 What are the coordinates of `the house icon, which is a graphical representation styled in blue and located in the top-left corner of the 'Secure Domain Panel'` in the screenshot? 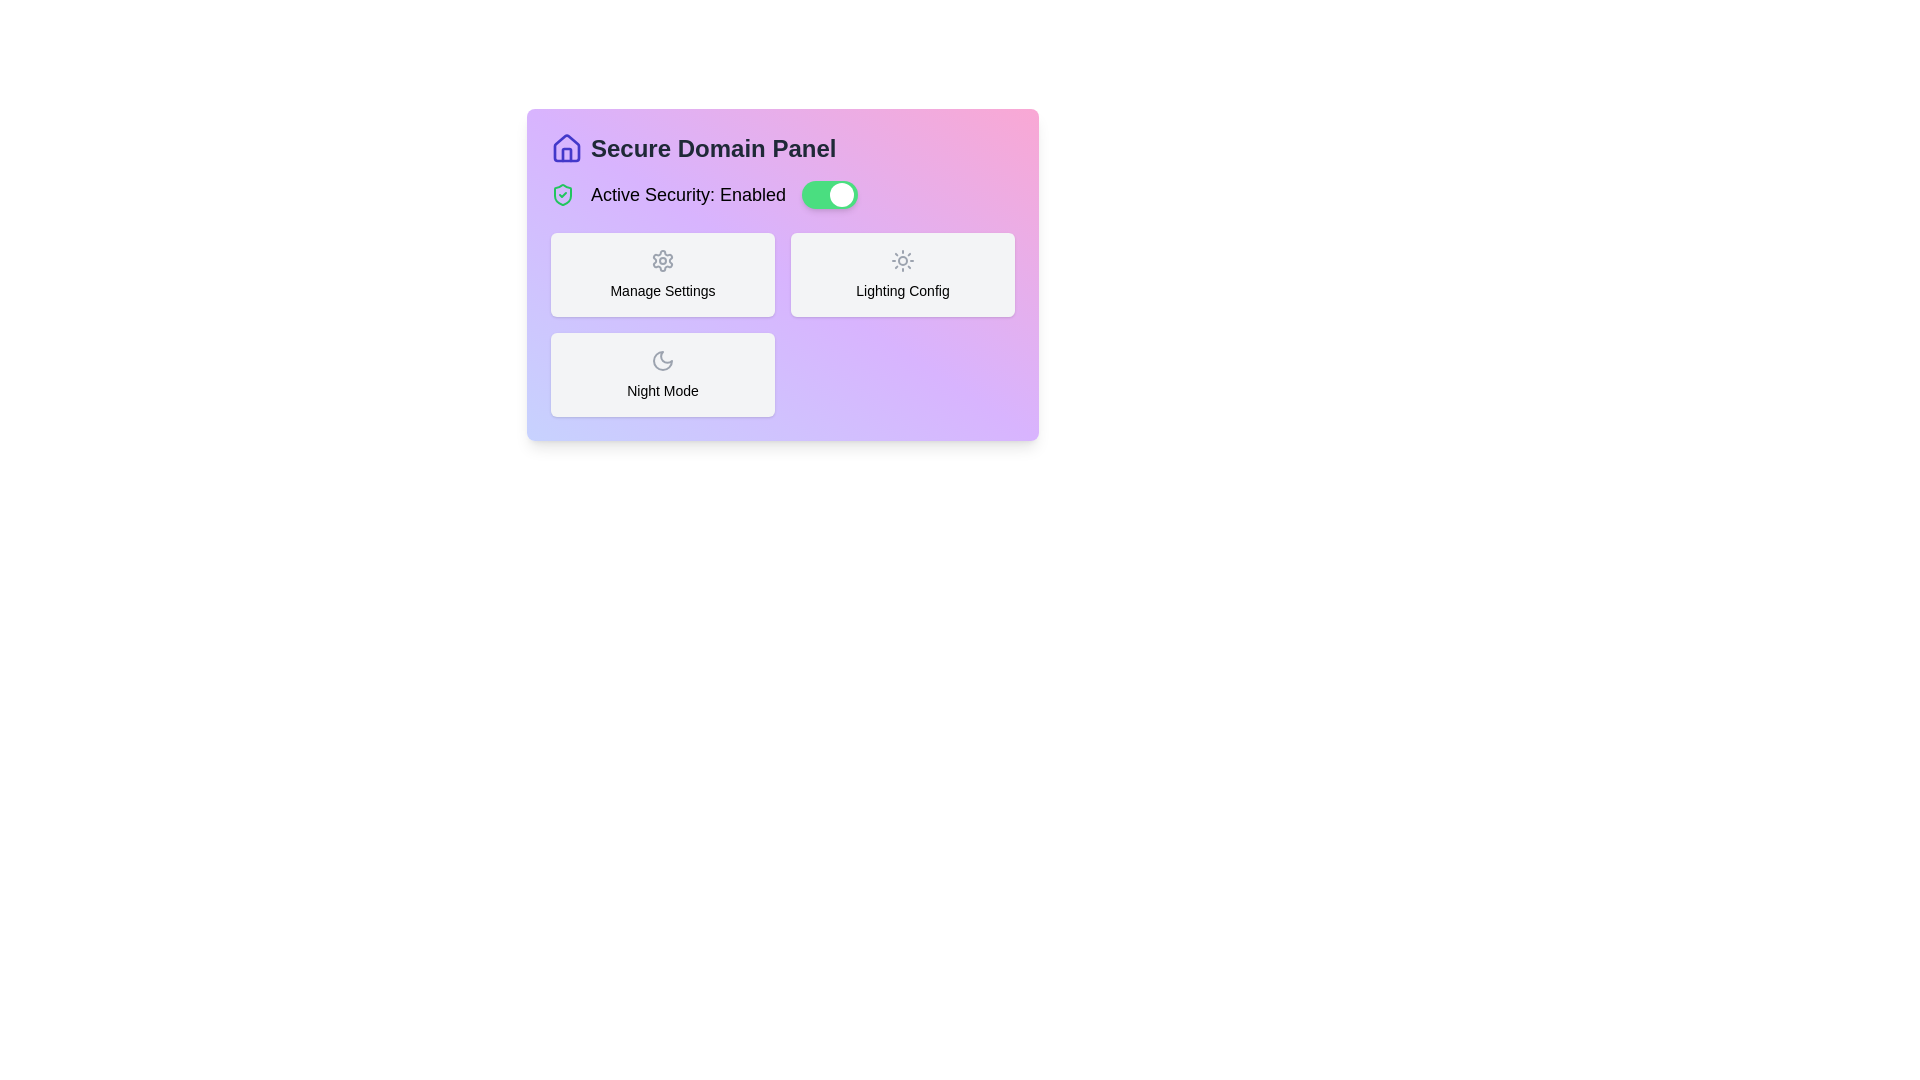 It's located at (565, 146).